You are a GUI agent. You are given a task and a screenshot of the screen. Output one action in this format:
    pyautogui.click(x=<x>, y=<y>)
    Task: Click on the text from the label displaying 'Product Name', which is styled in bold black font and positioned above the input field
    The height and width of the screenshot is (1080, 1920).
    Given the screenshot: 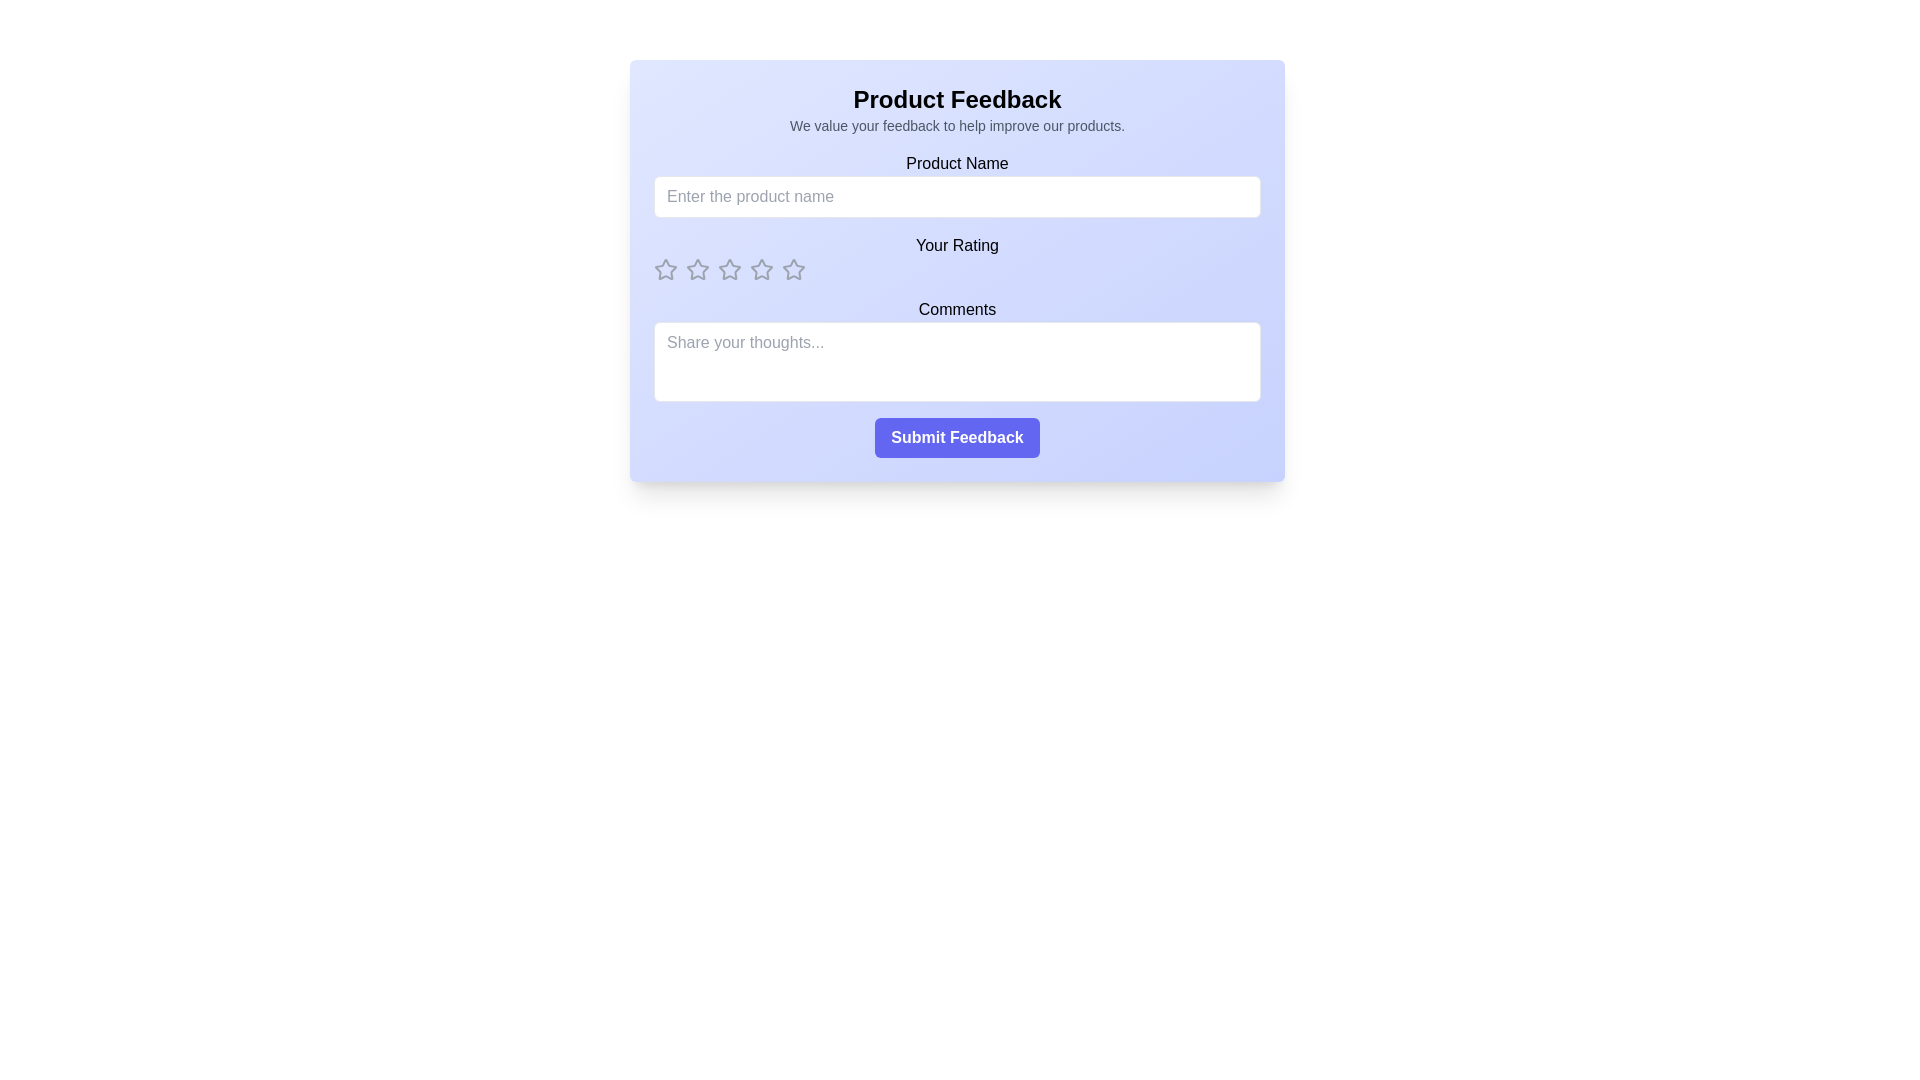 What is the action you would take?
    pyautogui.click(x=956, y=163)
    